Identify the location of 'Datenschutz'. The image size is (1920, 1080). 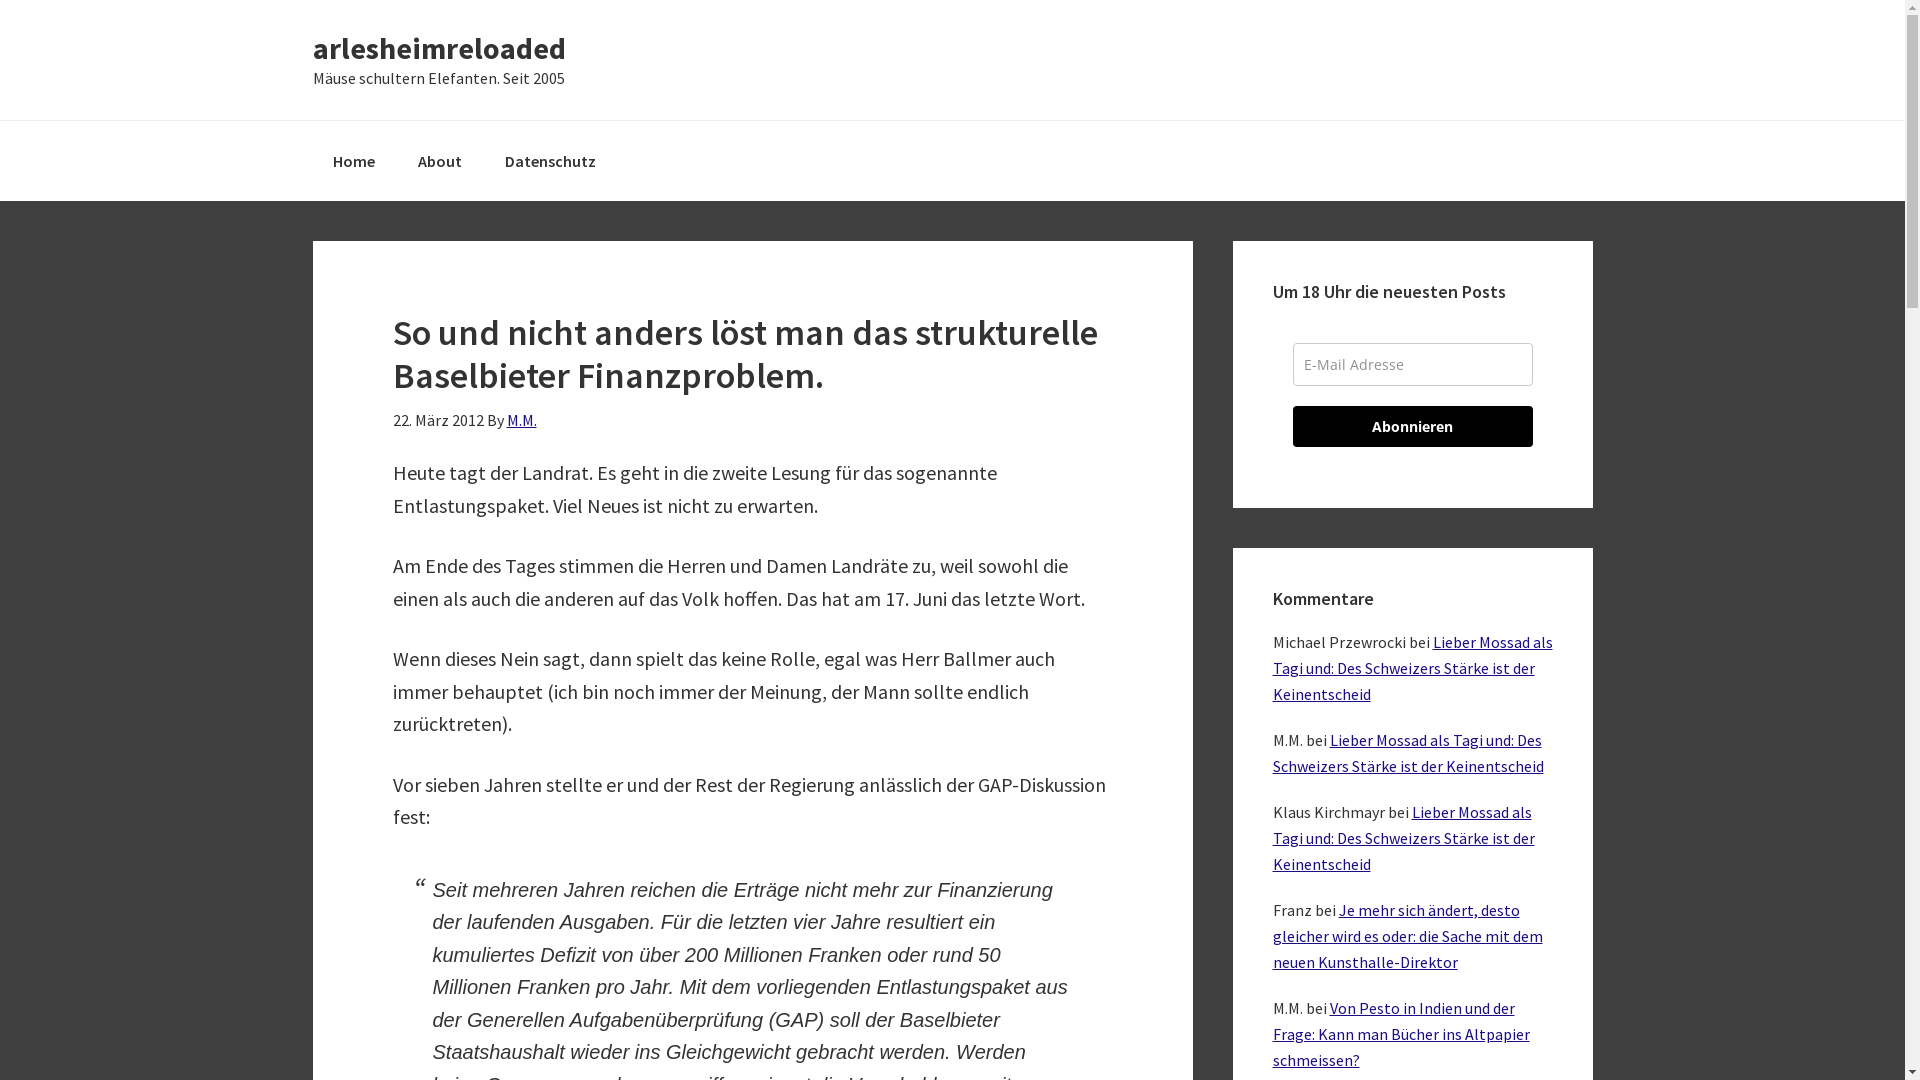
(549, 160).